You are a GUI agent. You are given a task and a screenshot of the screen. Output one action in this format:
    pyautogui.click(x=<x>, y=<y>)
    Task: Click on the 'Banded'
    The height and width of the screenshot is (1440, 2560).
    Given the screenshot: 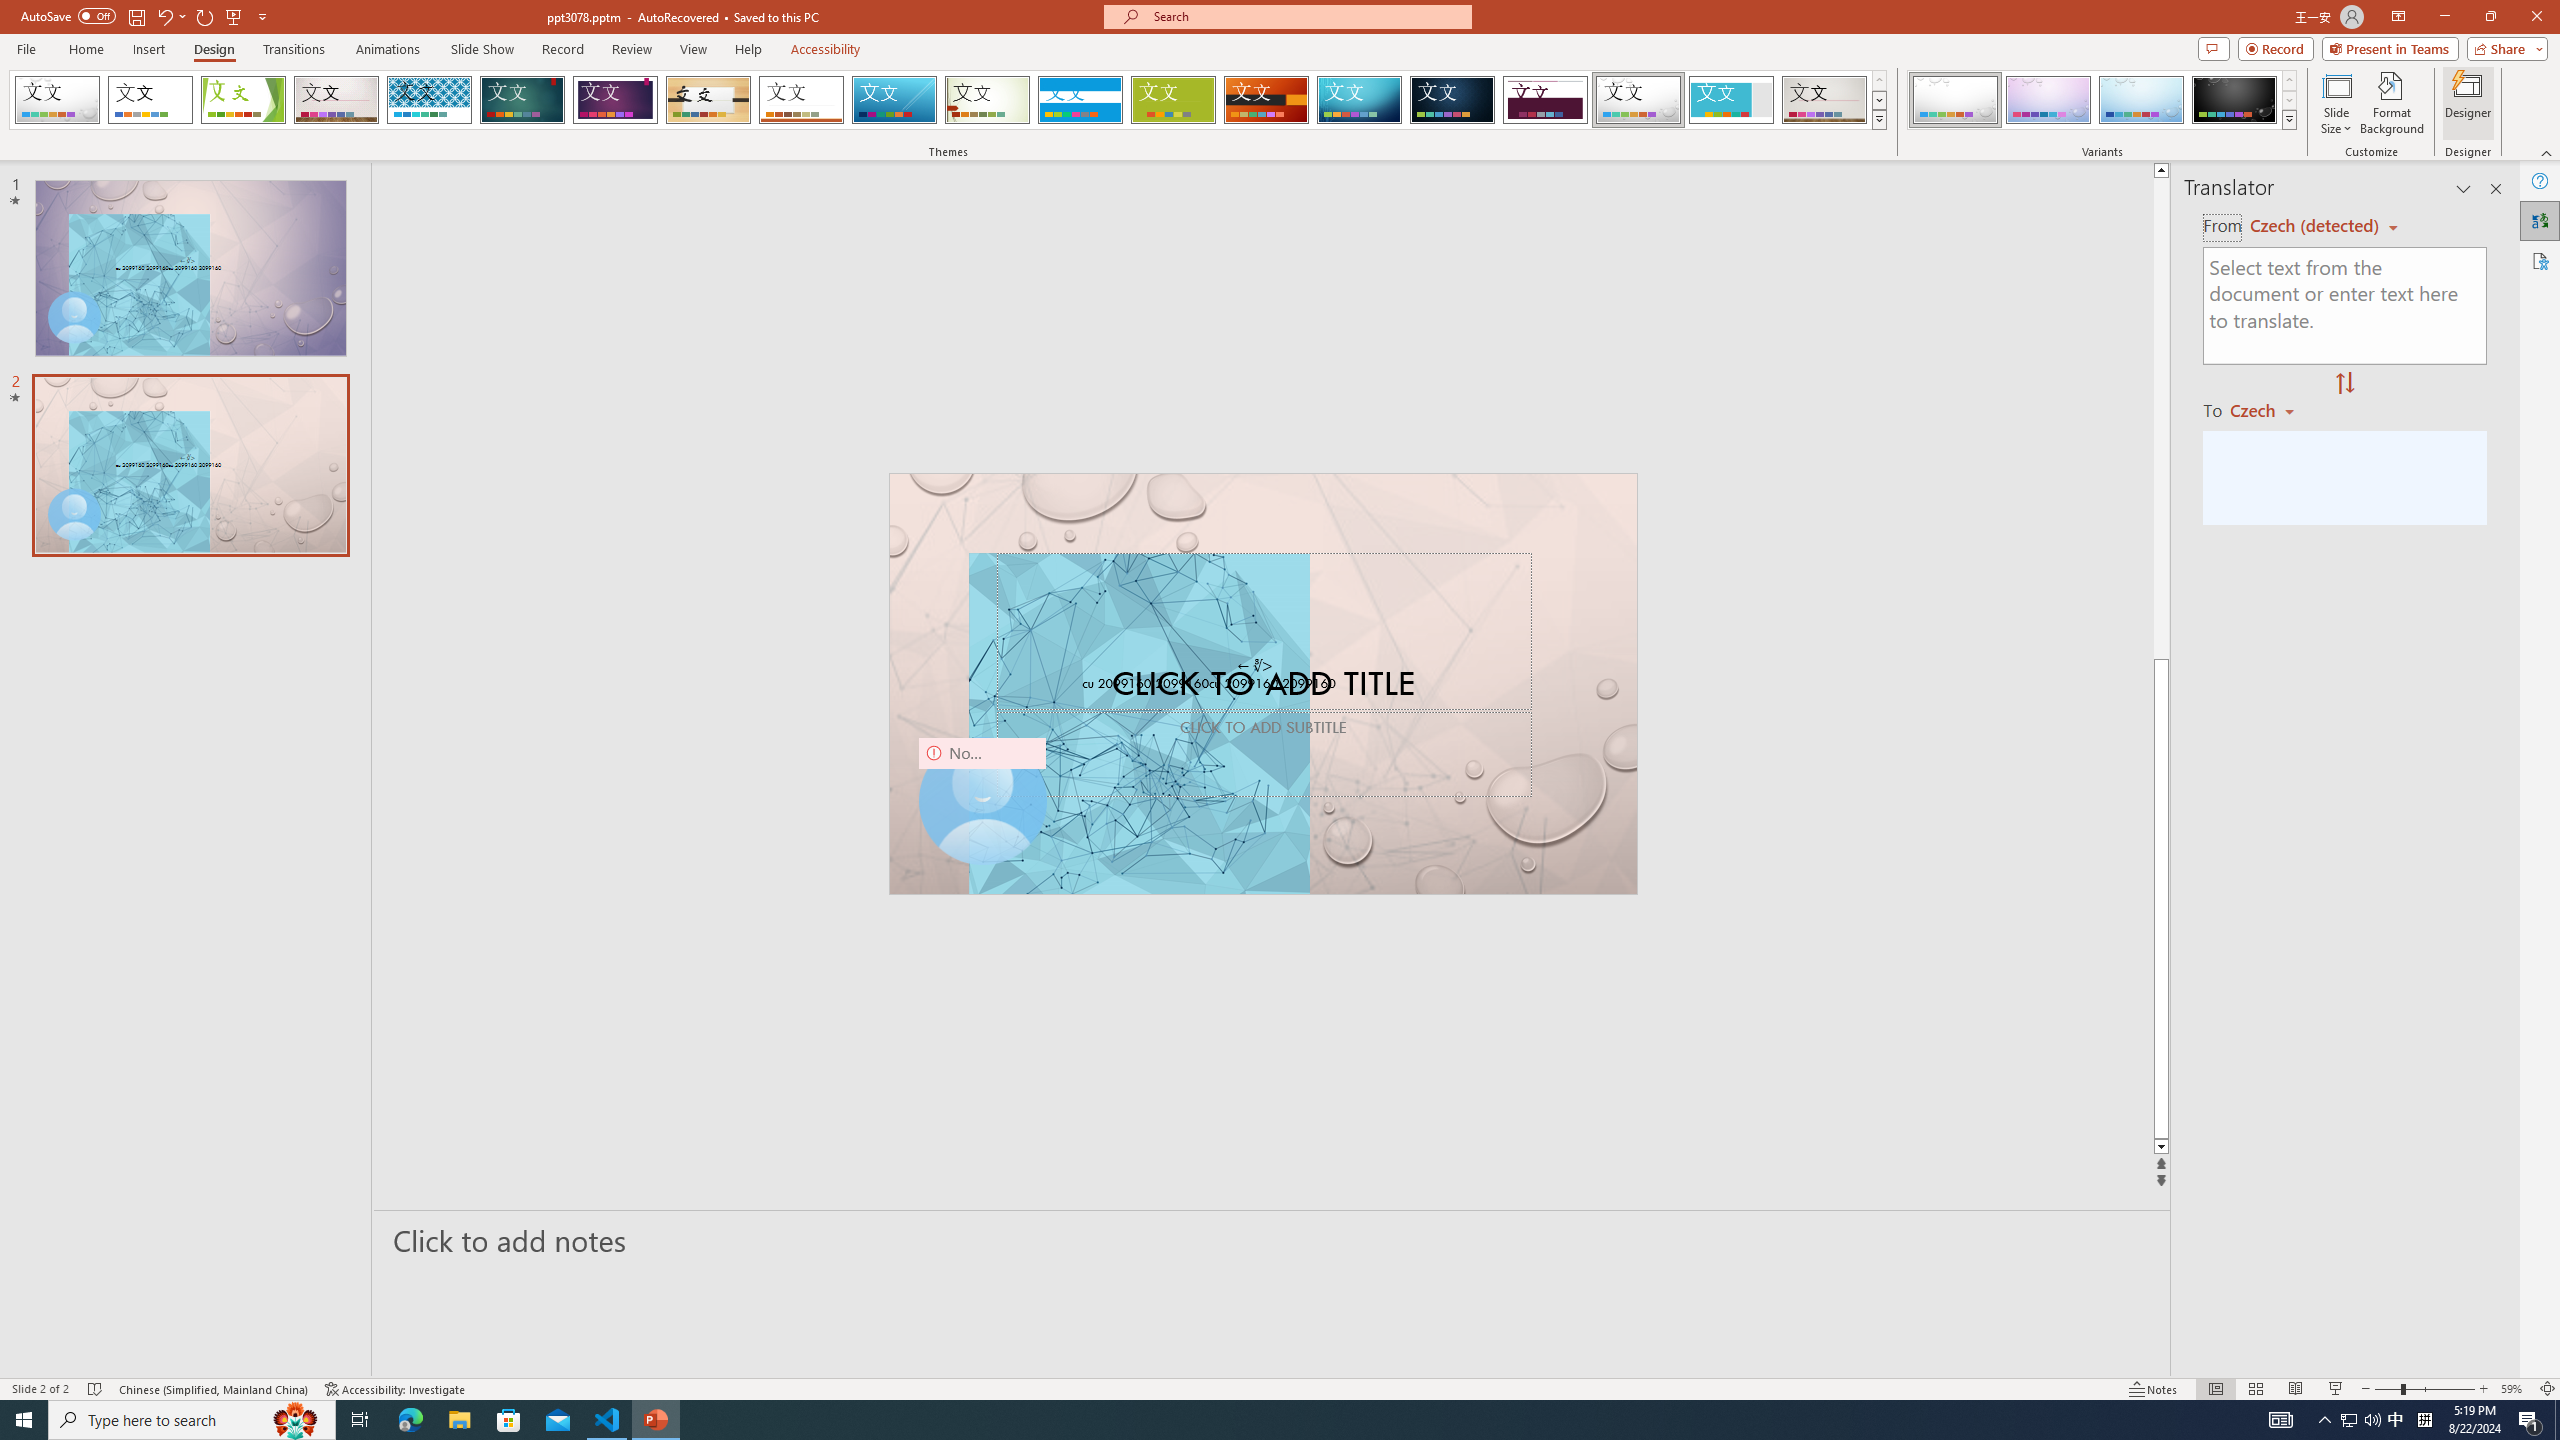 What is the action you would take?
    pyautogui.click(x=1080, y=99)
    